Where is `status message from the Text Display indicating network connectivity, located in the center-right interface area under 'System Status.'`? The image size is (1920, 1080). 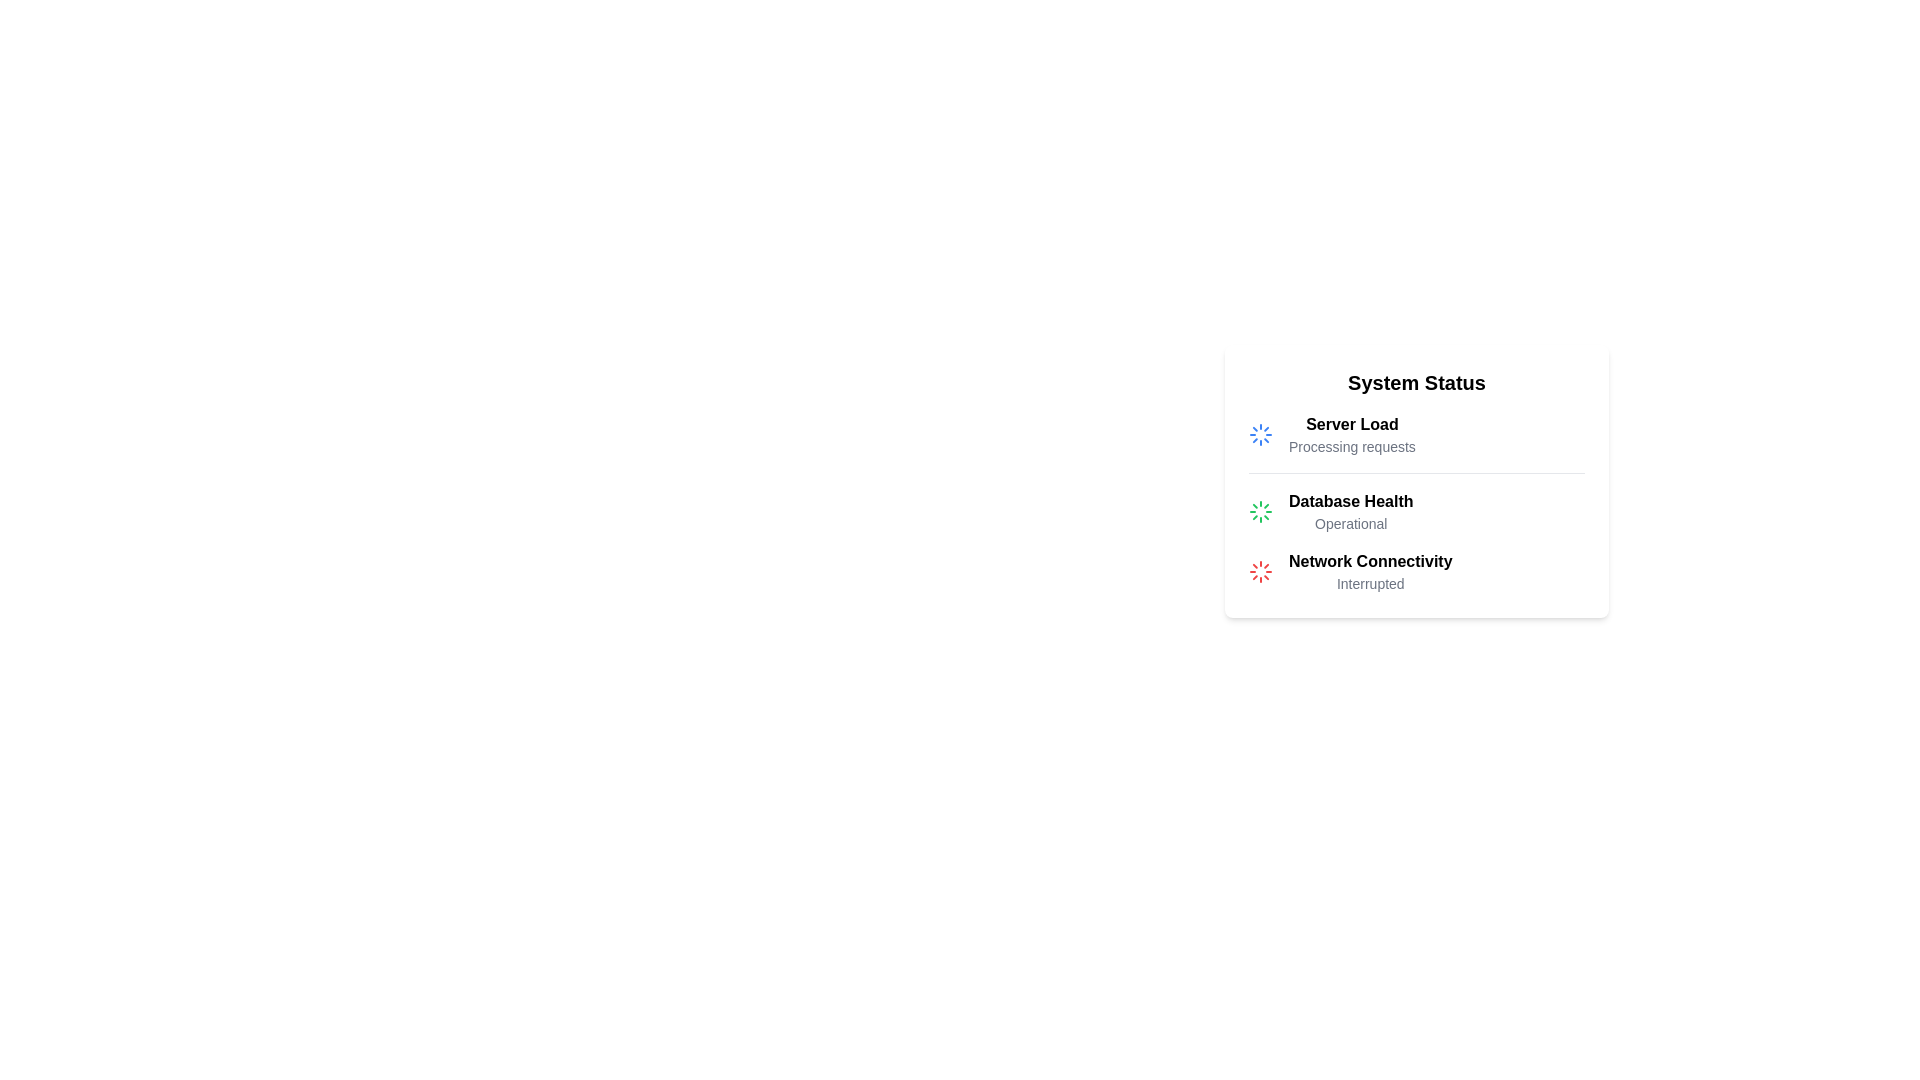
status message from the Text Display indicating network connectivity, located in the center-right interface area under 'System Status.' is located at coordinates (1369, 571).